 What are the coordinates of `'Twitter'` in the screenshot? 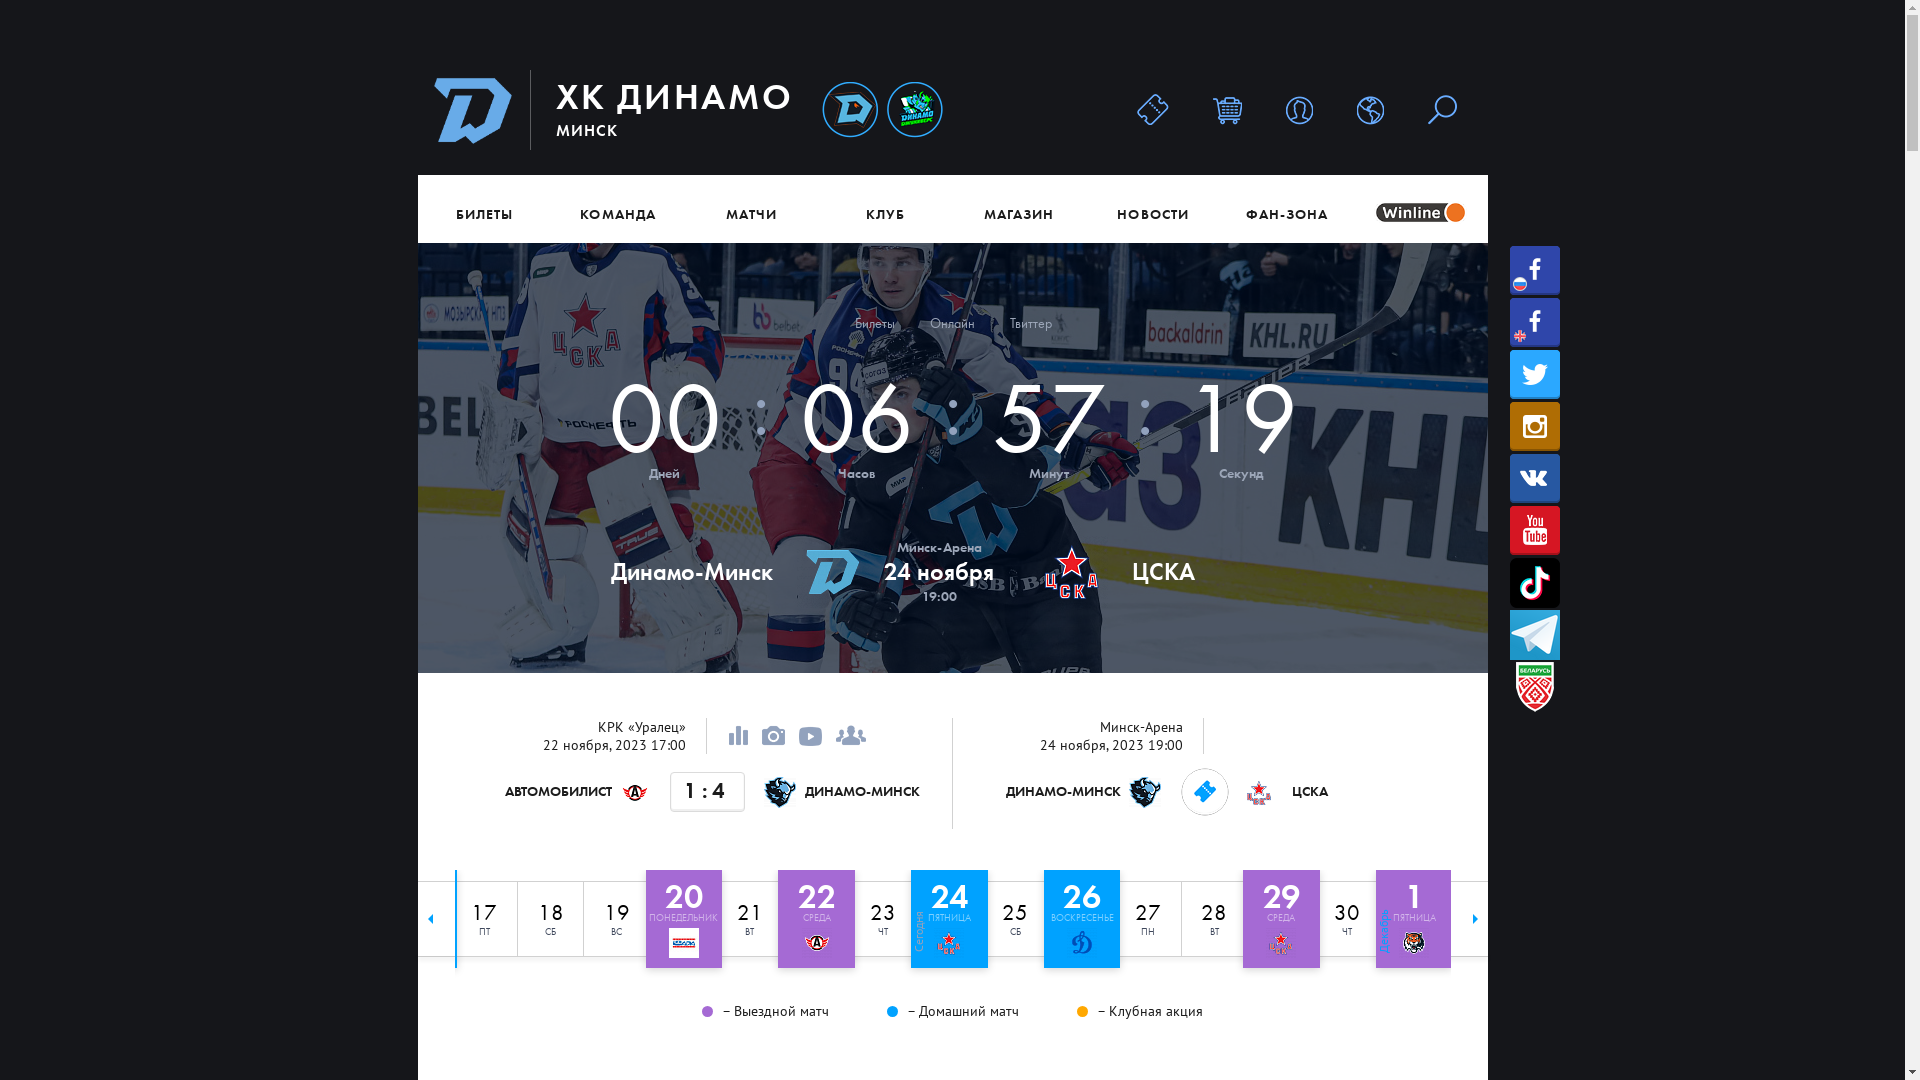 It's located at (1510, 374).